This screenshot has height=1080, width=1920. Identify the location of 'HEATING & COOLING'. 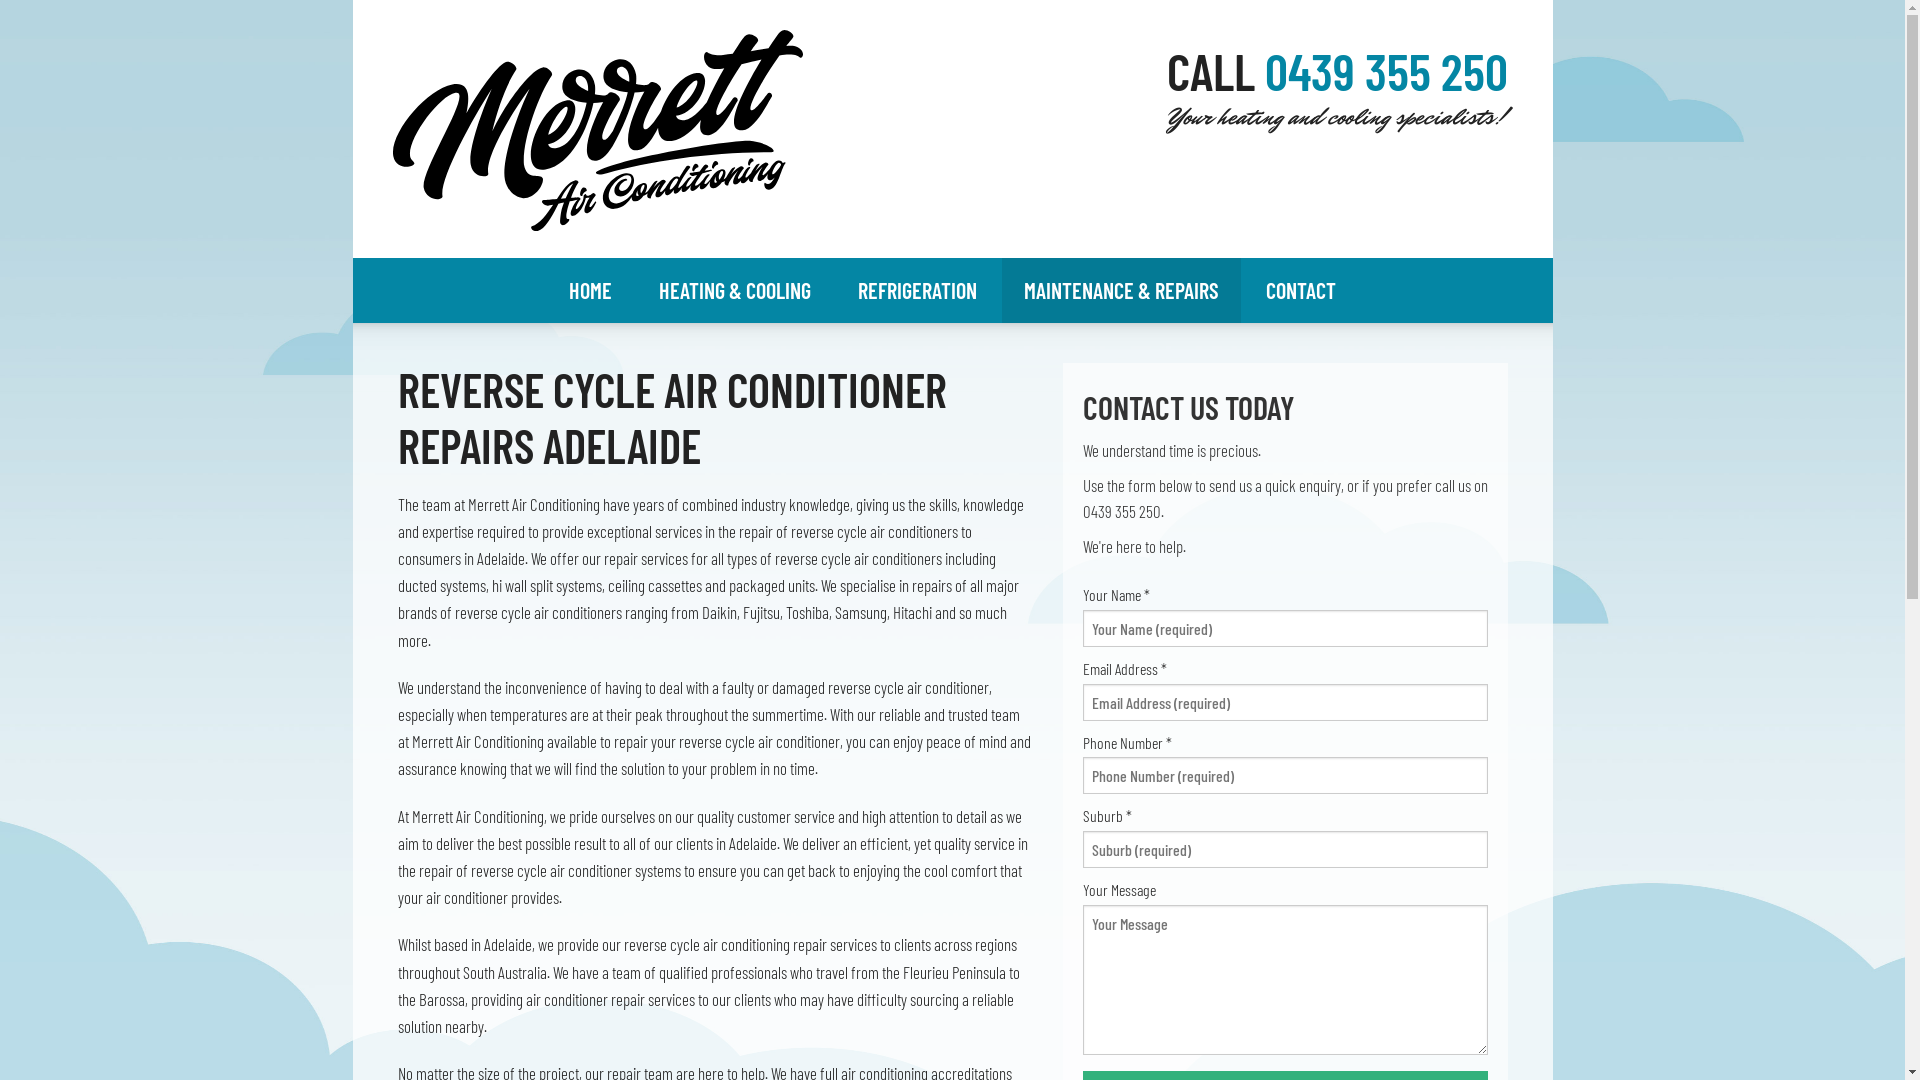
(733, 290).